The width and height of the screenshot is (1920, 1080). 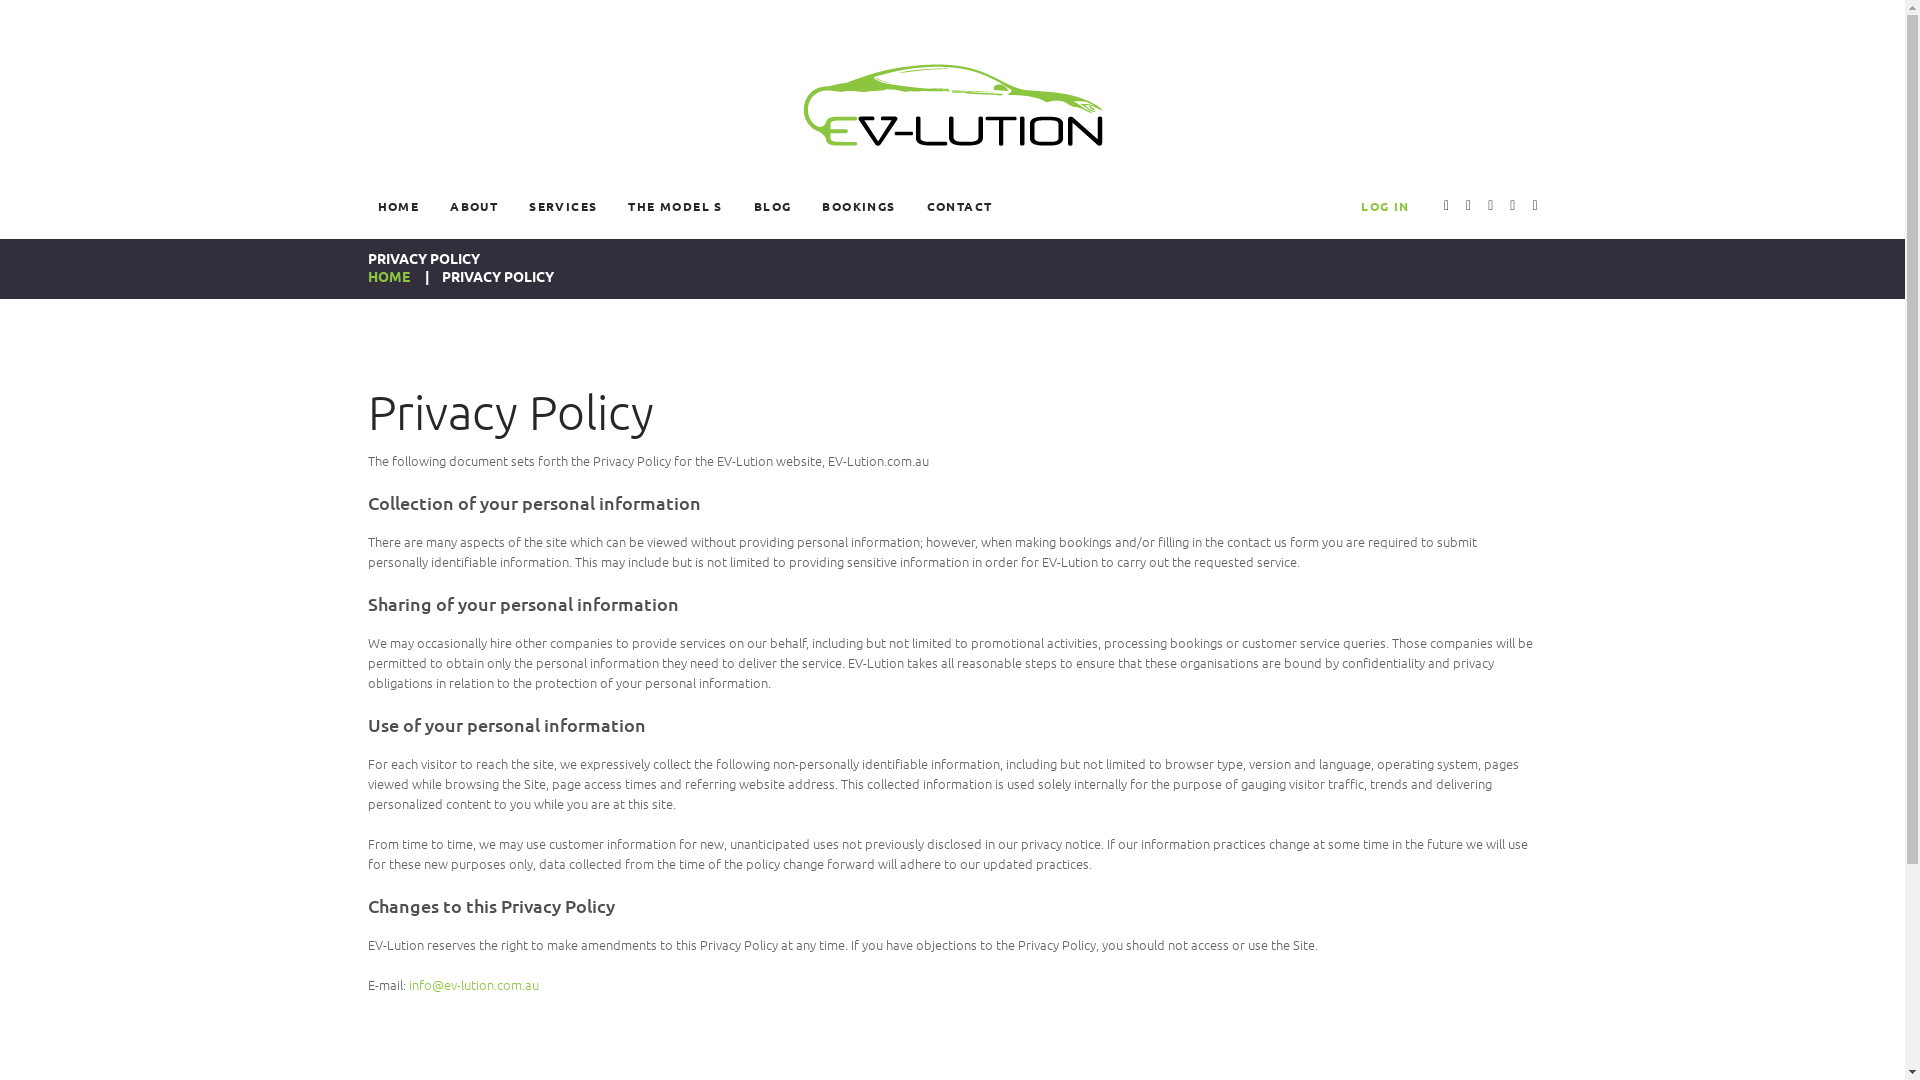 I want to click on 'THE MODEL S', so click(x=675, y=205).